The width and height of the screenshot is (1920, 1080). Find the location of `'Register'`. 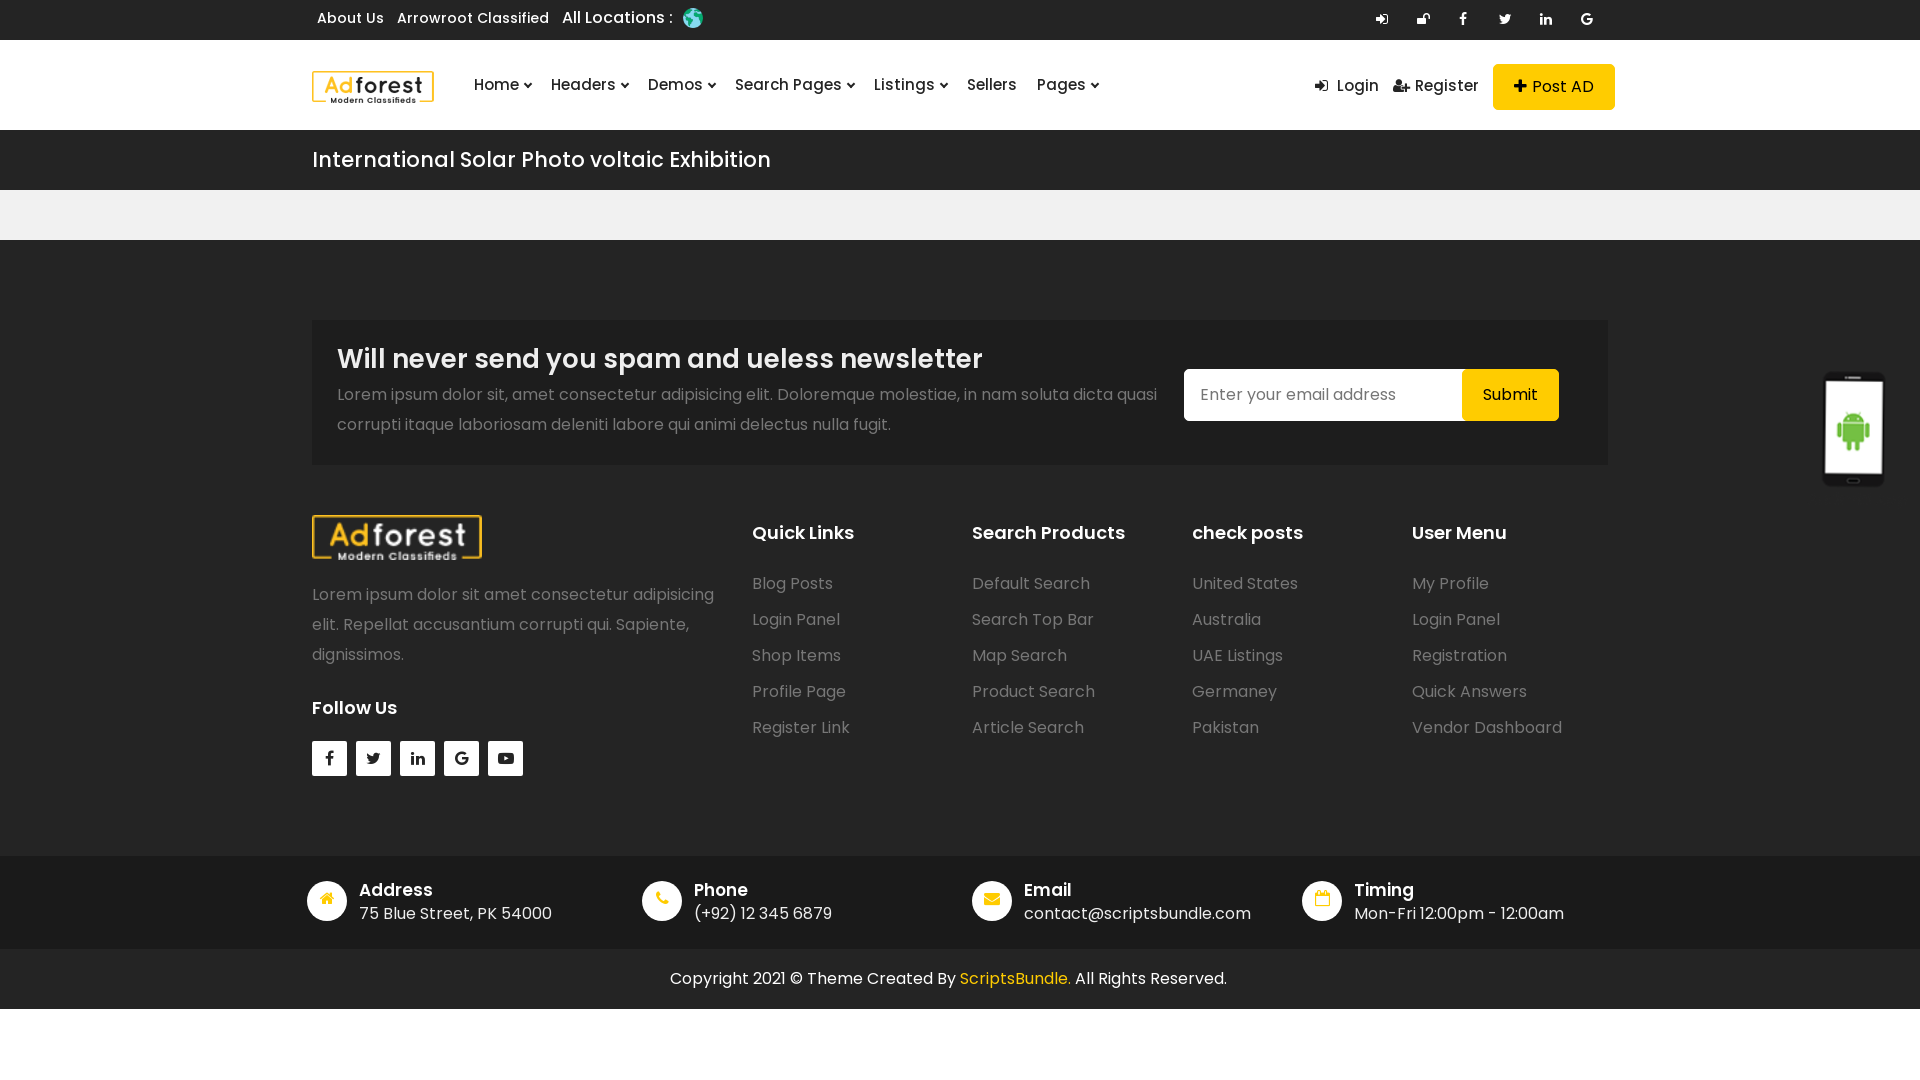

'Register' is located at coordinates (1434, 84).